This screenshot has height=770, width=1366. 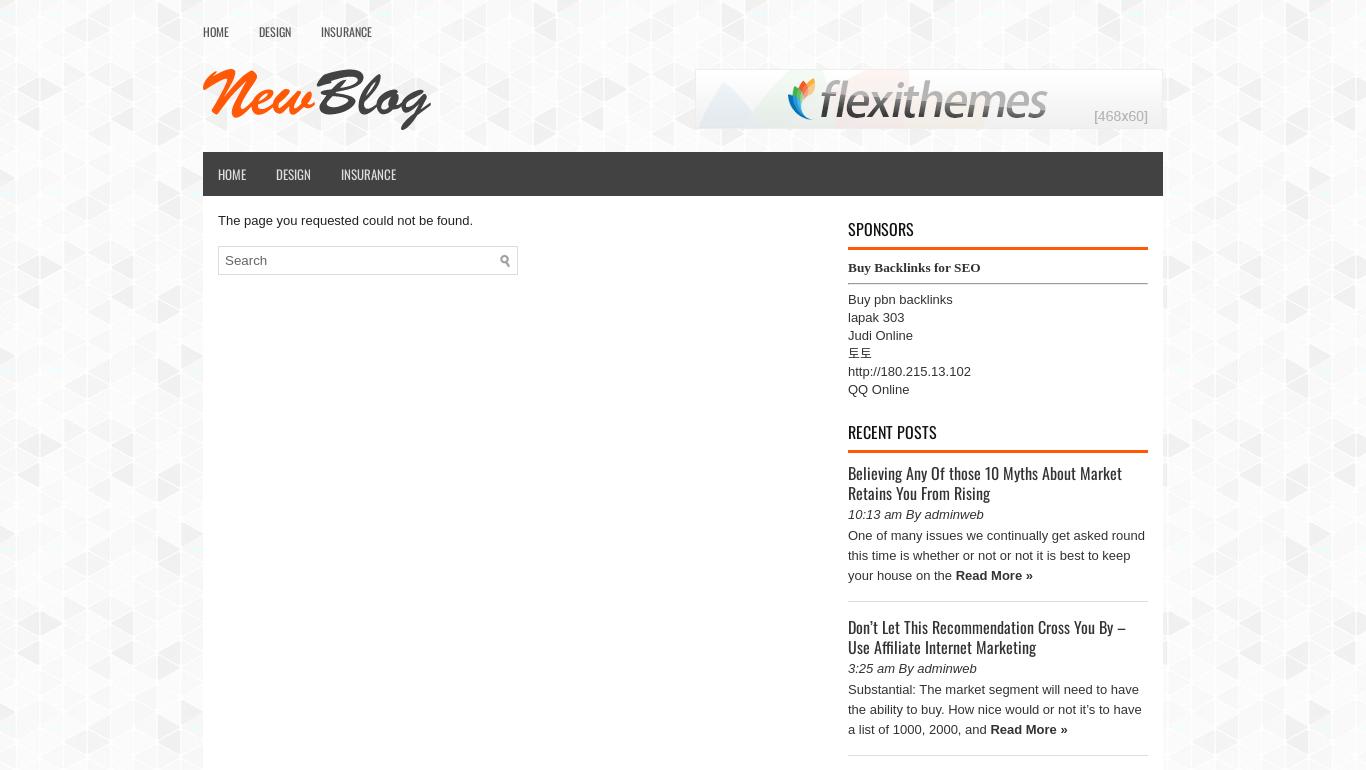 I want to click on 'QQ Online', so click(x=877, y=389).